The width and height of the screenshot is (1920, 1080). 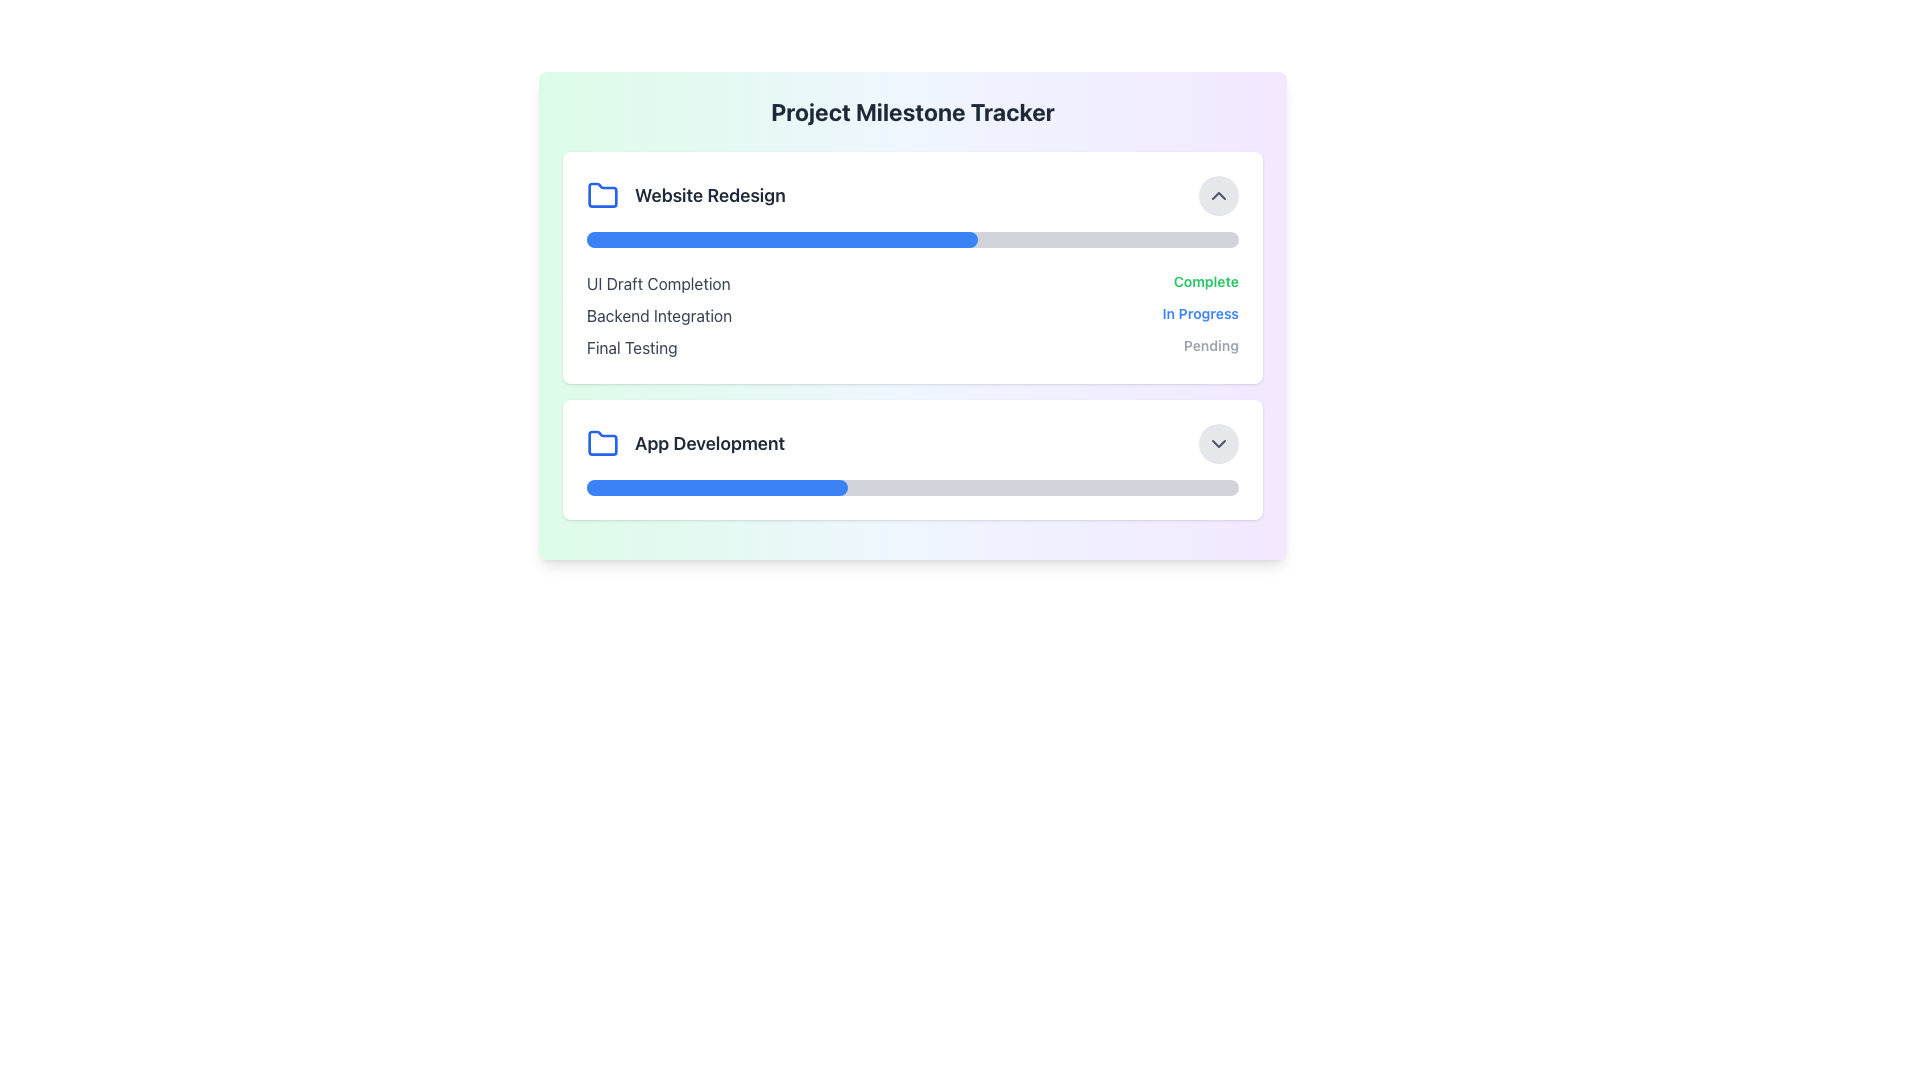 I want to click on the progress bar, so click(x=911, y=238).